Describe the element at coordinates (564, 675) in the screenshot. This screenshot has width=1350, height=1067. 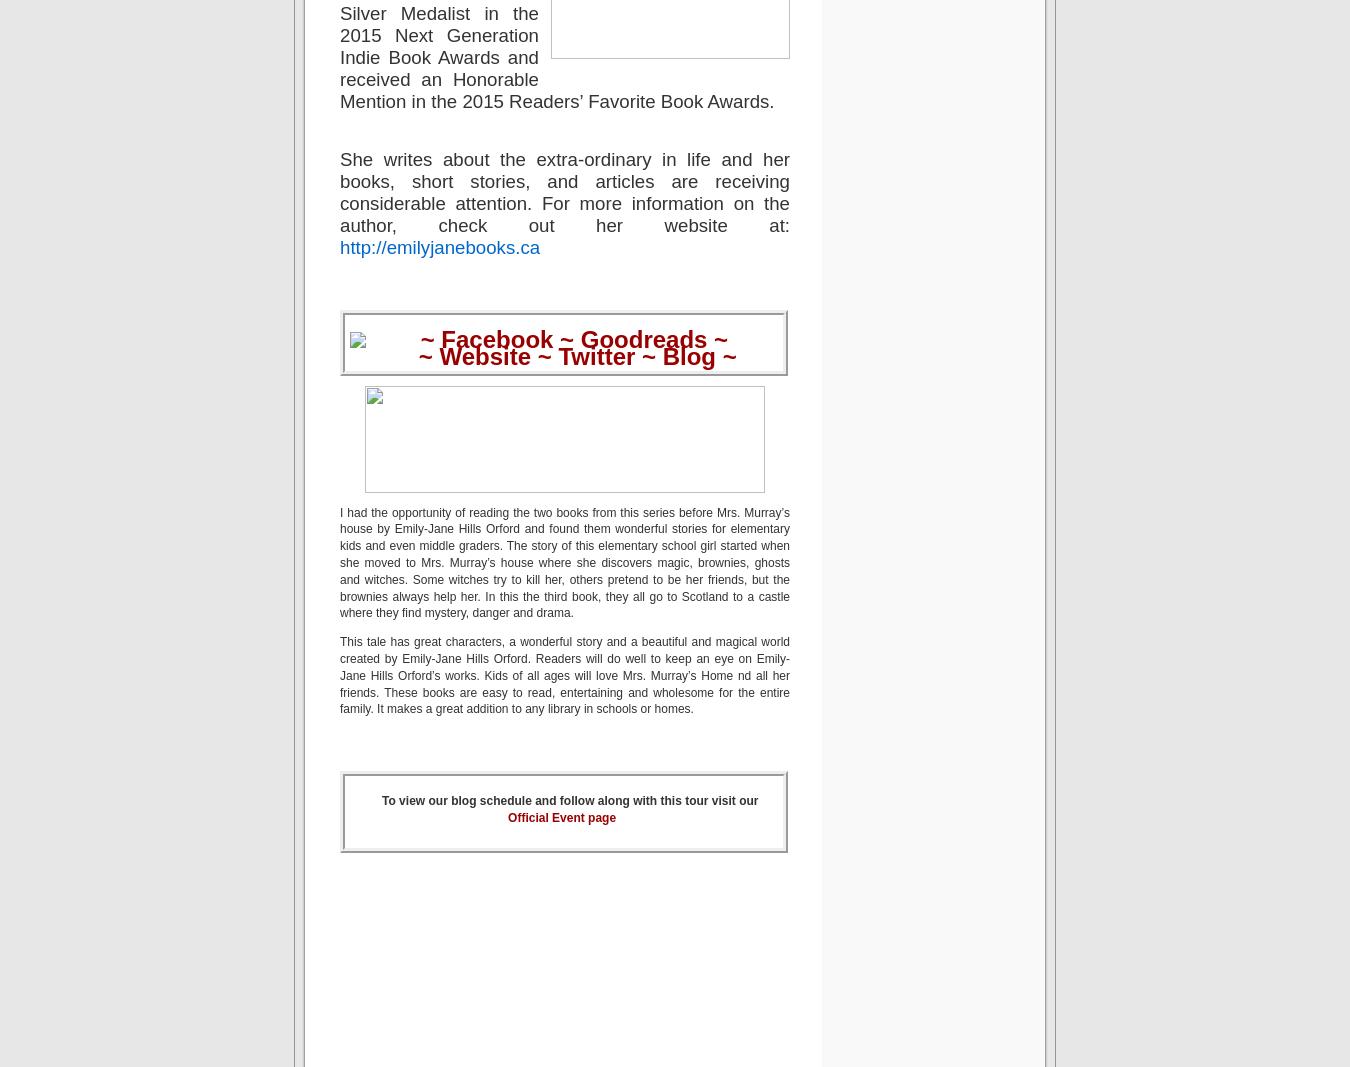
I see `'This tale has great characters, a wonderful story and a beautiful and magical world created by Emily-Jane Hills Orford. Readers will do well to keep an eye on Emily-Jane Hills Orford’s works. Kids of all ages will love Mrs. Murray’s Home nd all her friends. These books are easy to read, entertaining and wholesome for the entire family. It makes a great addition to any library in schools or homes.'` at that location.